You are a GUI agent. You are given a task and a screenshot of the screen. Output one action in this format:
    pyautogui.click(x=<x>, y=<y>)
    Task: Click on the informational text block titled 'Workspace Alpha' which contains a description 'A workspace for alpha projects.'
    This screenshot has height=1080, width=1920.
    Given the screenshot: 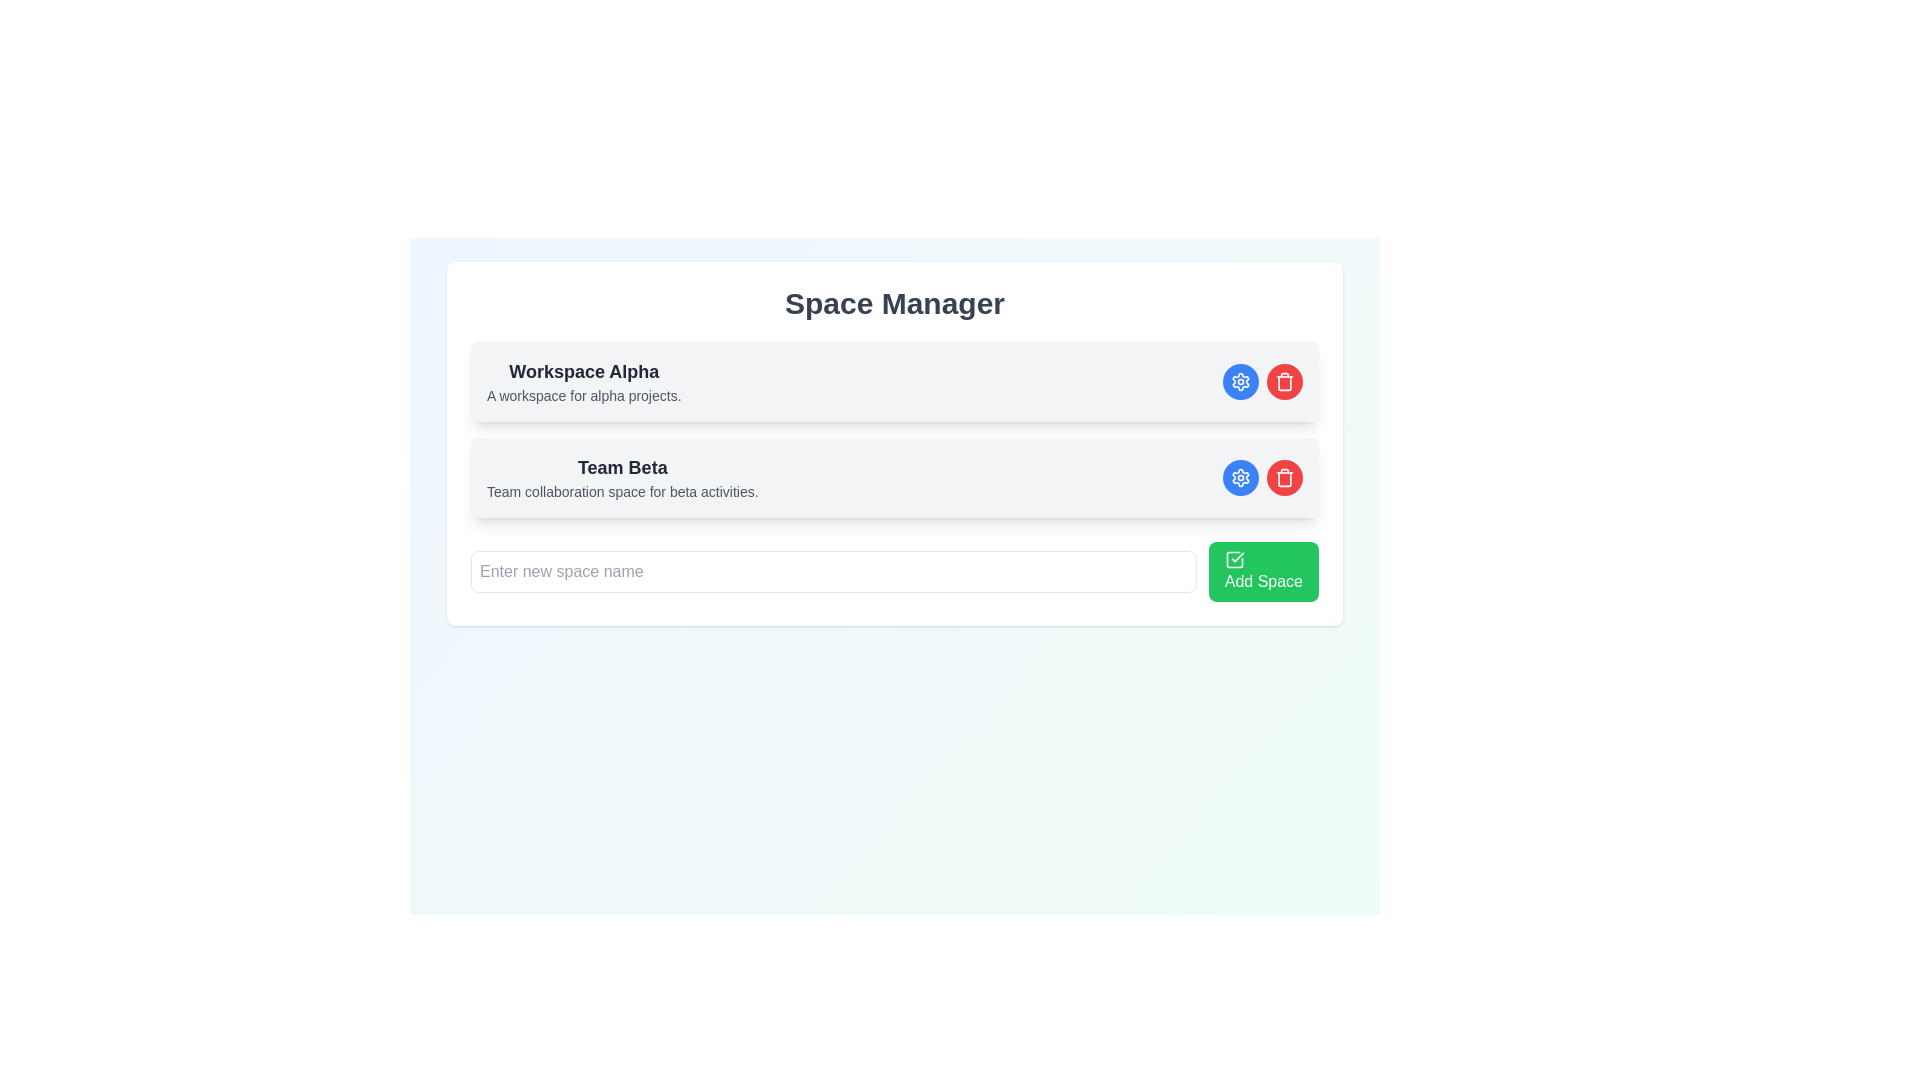 What is the action you would take?
    pyautogui.click(x=583, y=381)
    